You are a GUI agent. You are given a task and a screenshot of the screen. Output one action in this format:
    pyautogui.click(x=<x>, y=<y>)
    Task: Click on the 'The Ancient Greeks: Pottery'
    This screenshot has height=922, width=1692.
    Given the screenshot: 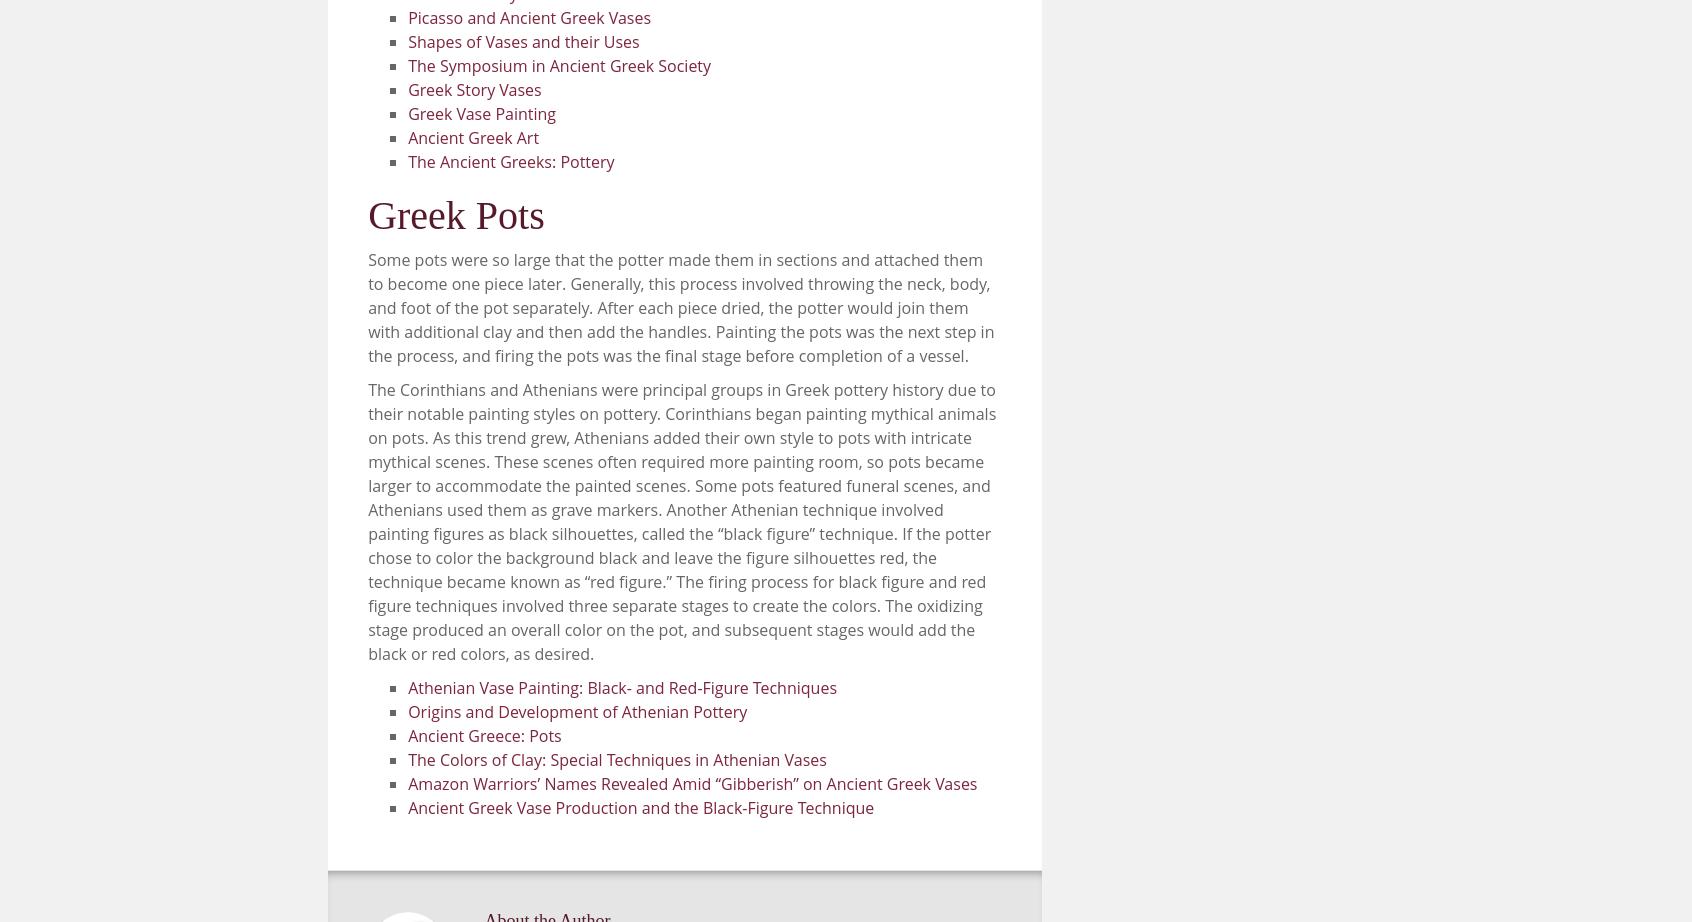 What is the action you would take?
    pyautogui.click(x=407, y=161)
    